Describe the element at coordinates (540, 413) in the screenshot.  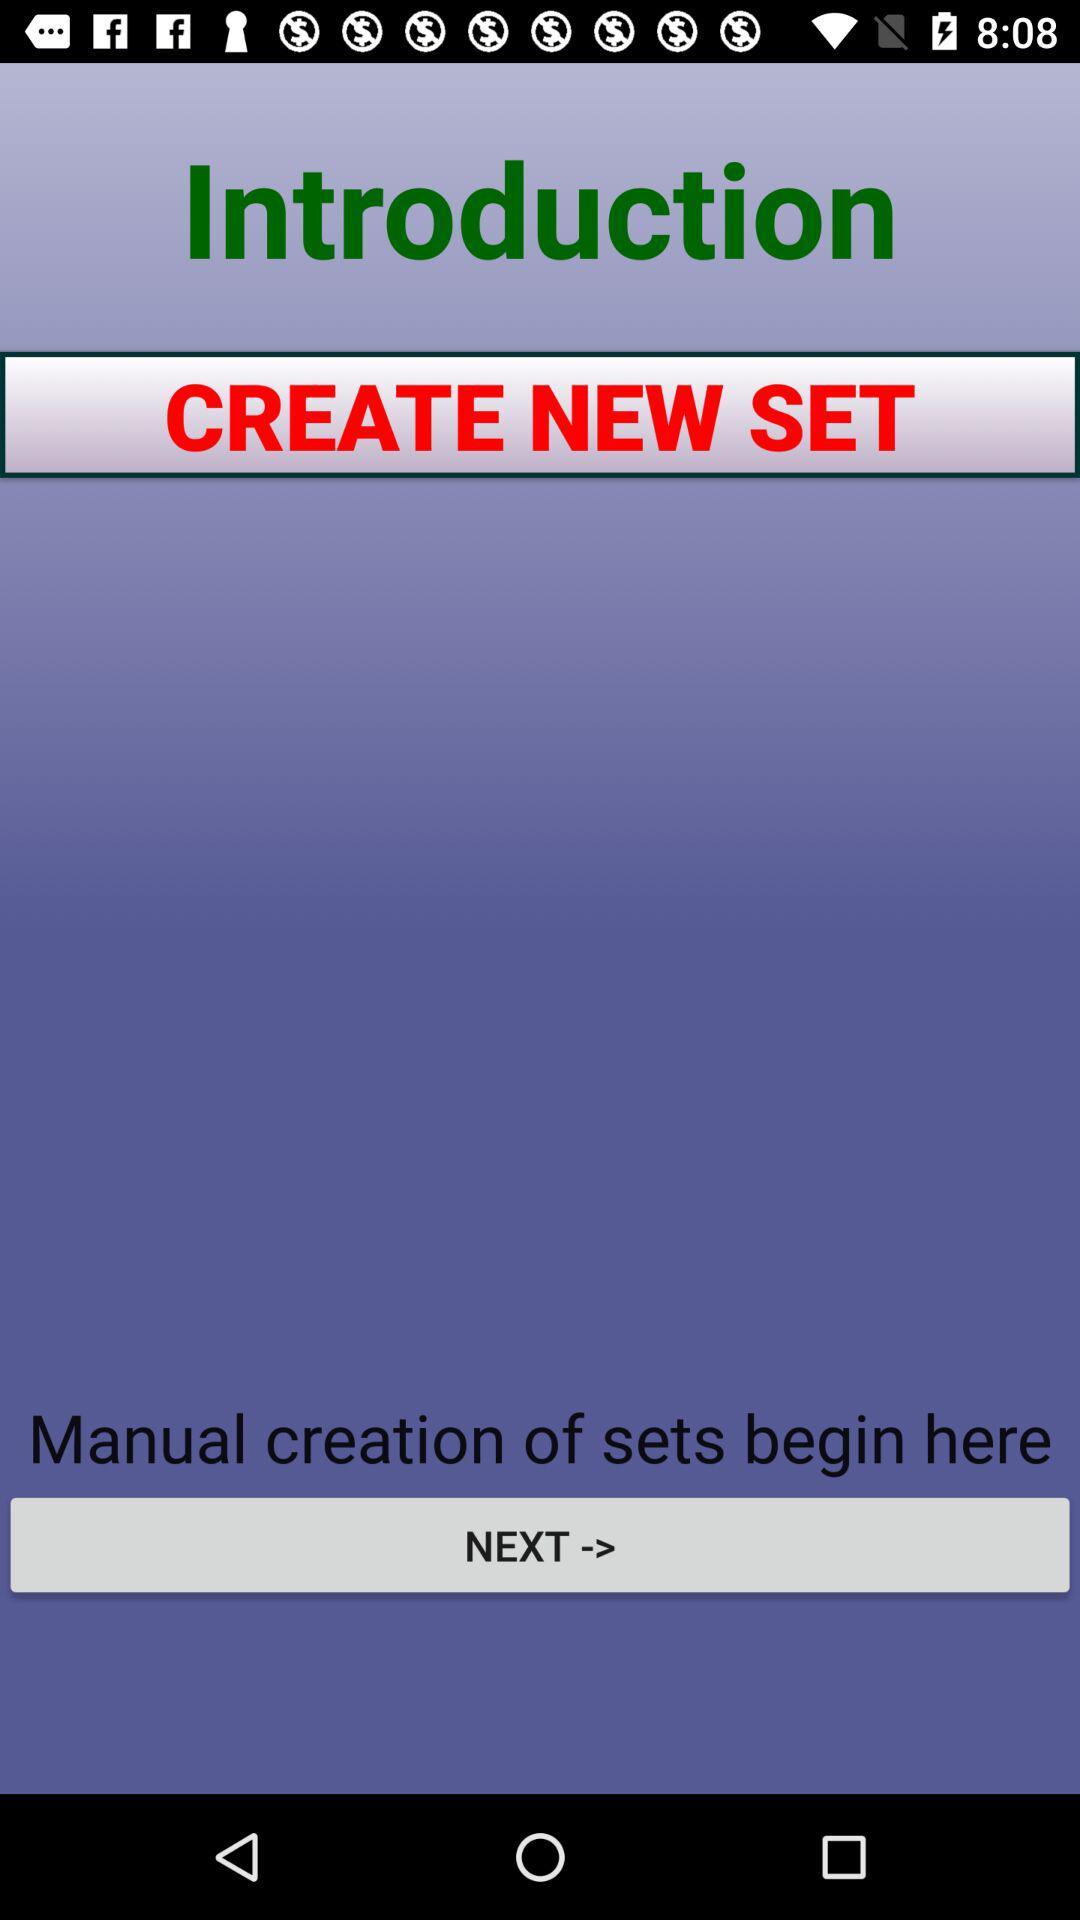
I see `the create new set` at that location.